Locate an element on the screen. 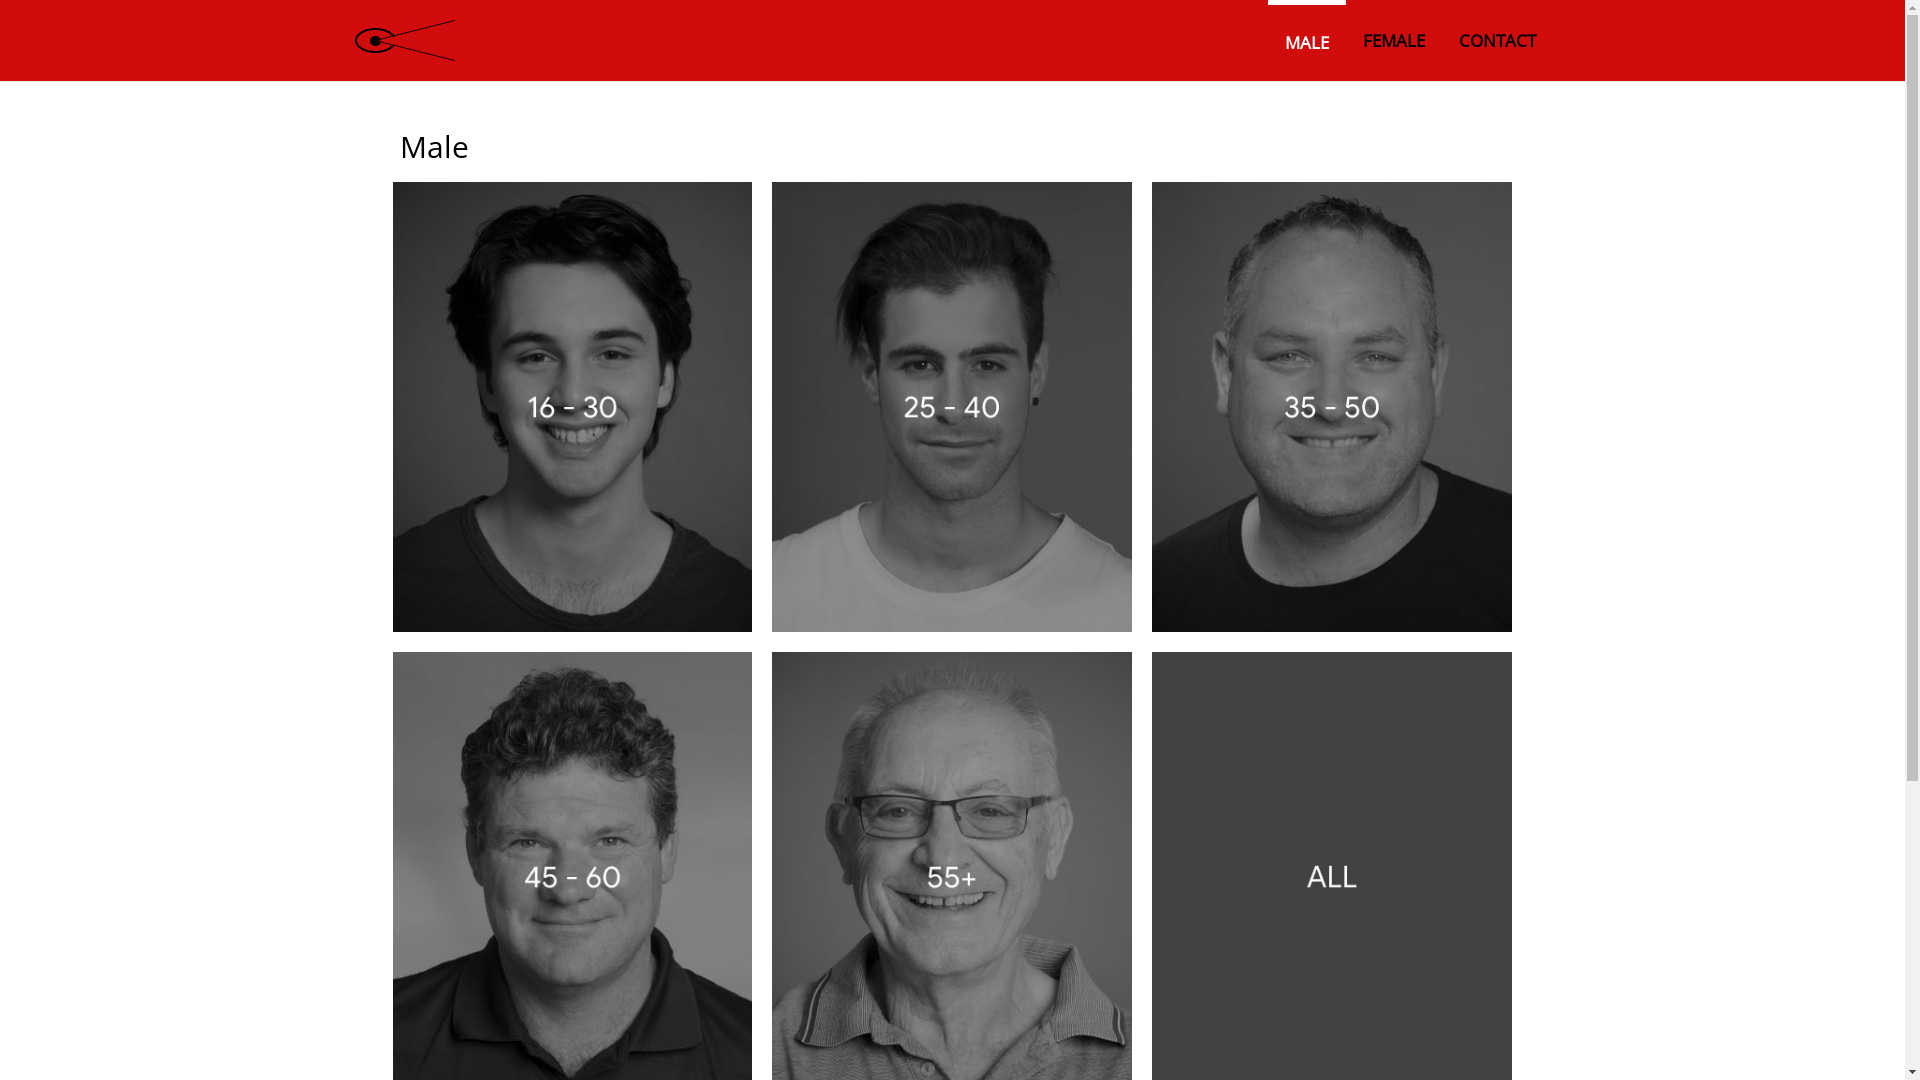 The image size is (1920, 1080). 'FEMALE' is located at coordinates (1392, 40).